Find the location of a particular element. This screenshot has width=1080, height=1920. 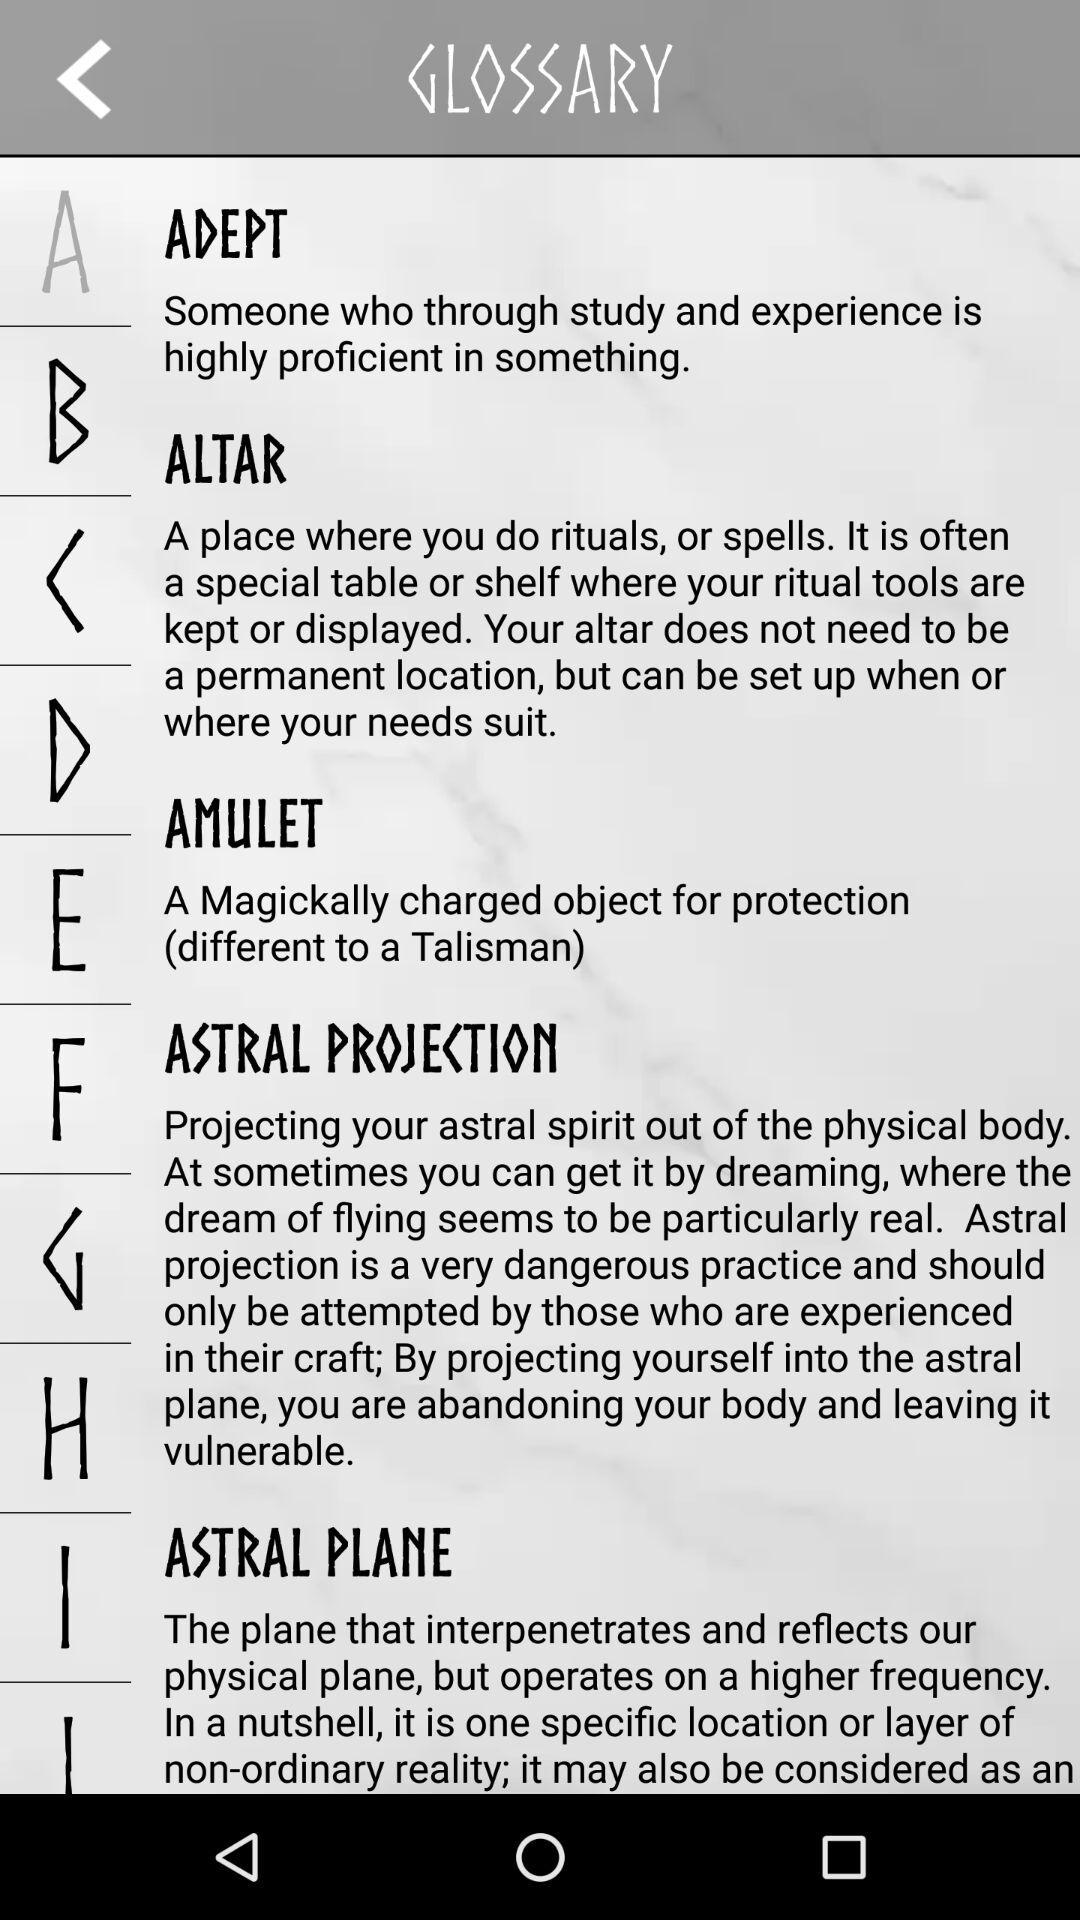

icon above e is located at coordinates (64, 748).